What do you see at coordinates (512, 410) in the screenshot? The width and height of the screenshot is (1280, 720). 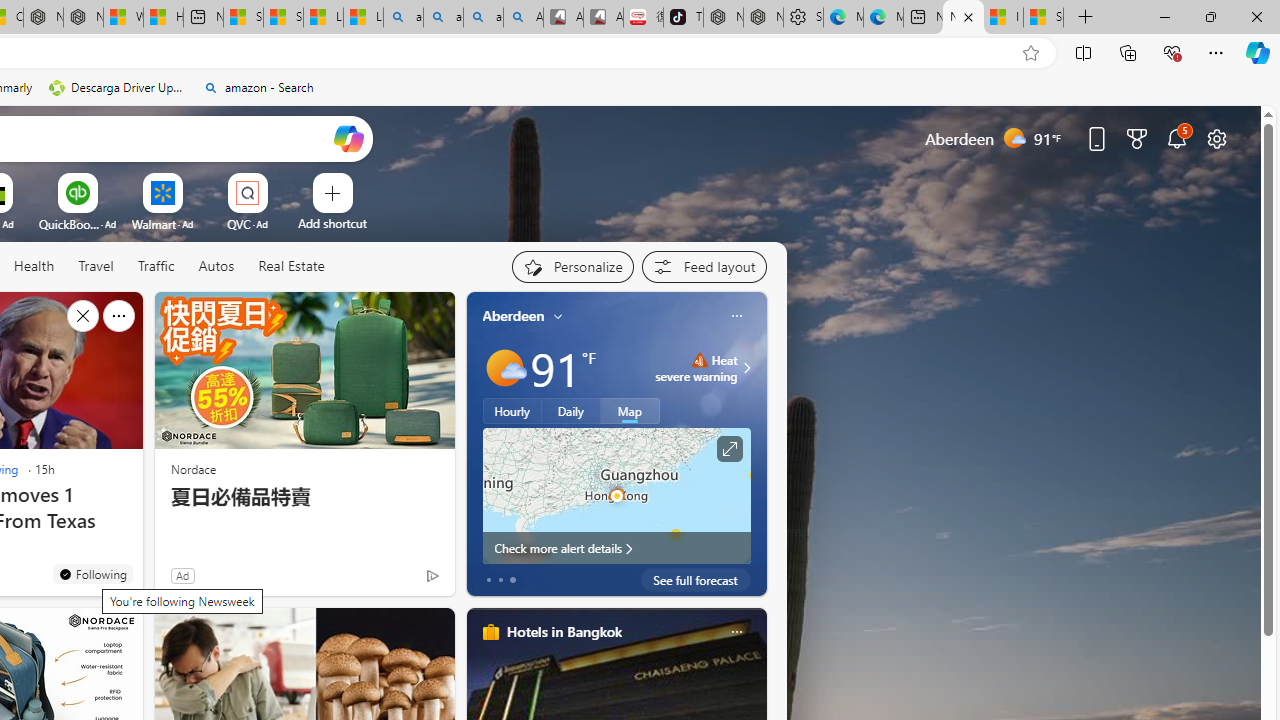 I see `'Hourly'` at bounding box center [512, 410].